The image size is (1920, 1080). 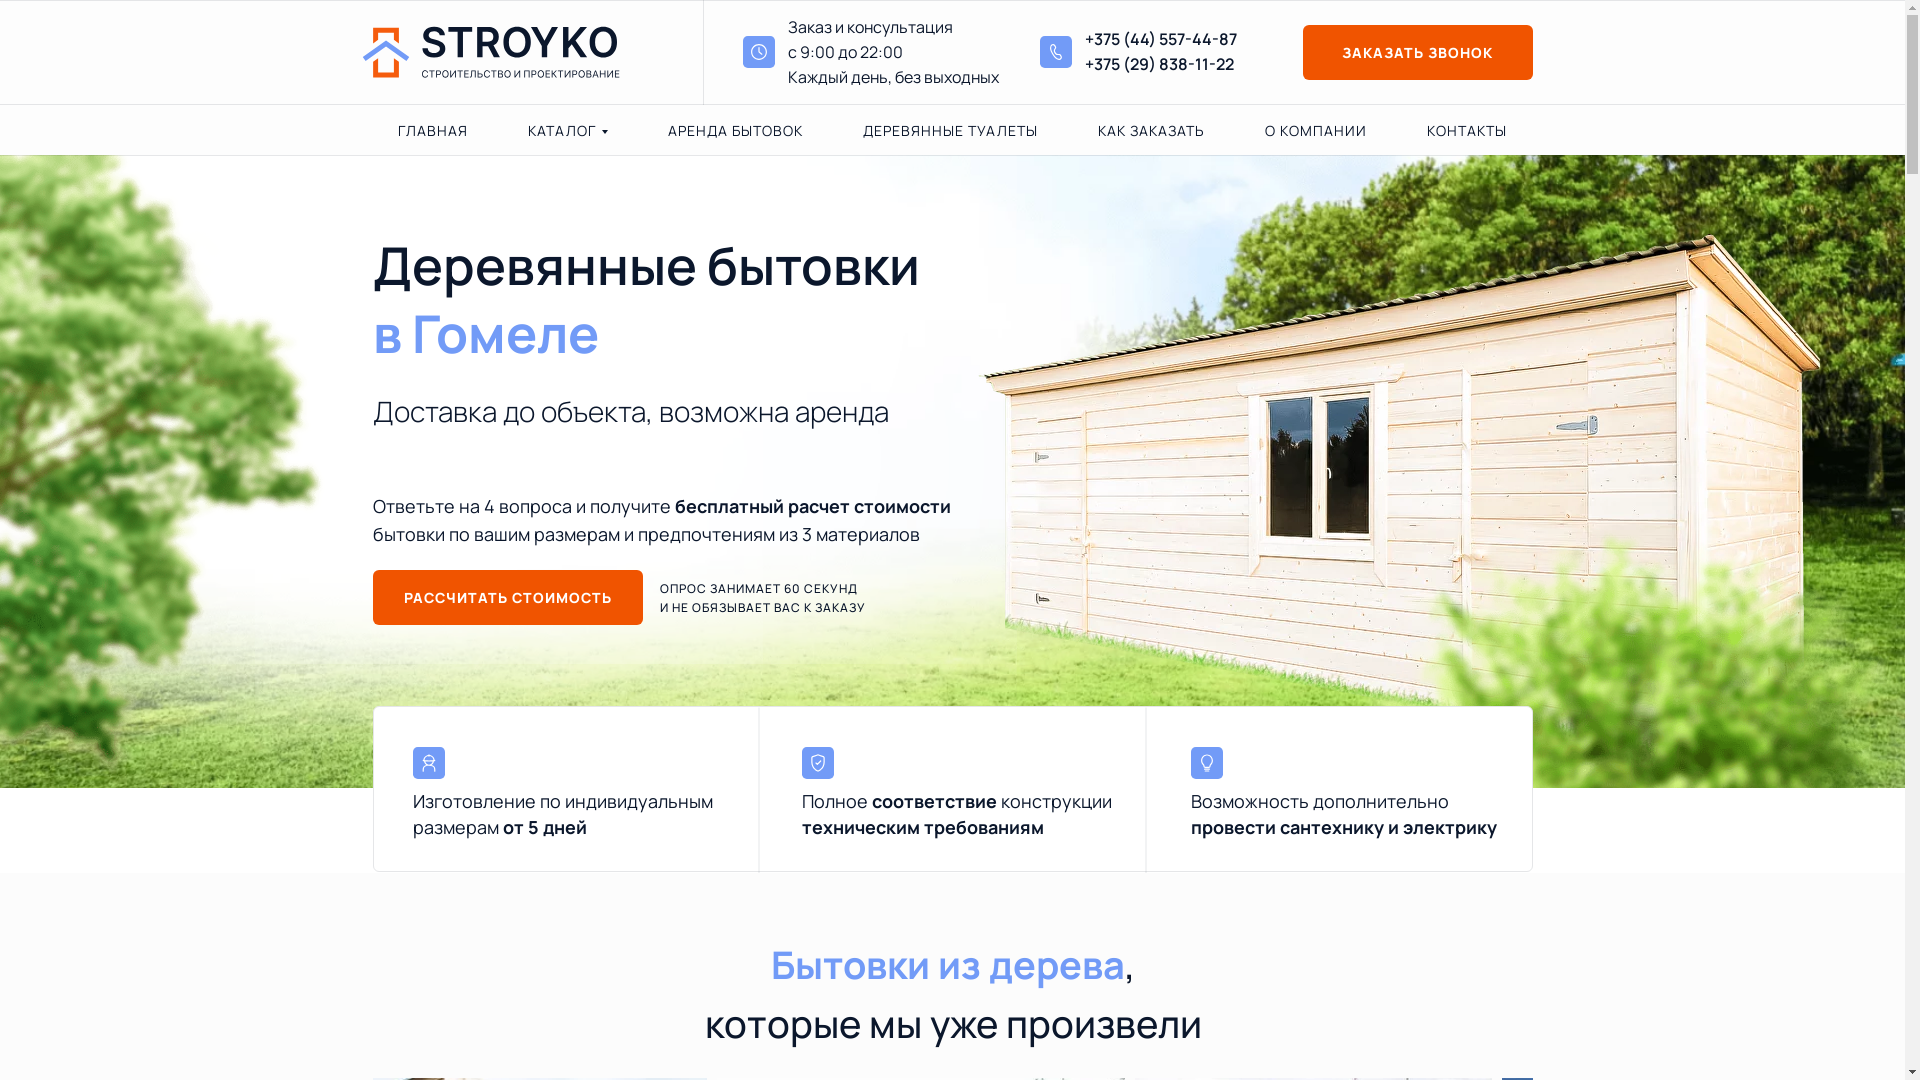 What do you see at coordinates (1158, 63) in the screenshot?
I see `'+375 (29) 838-11-22'` at bounding box center [1158, 63].